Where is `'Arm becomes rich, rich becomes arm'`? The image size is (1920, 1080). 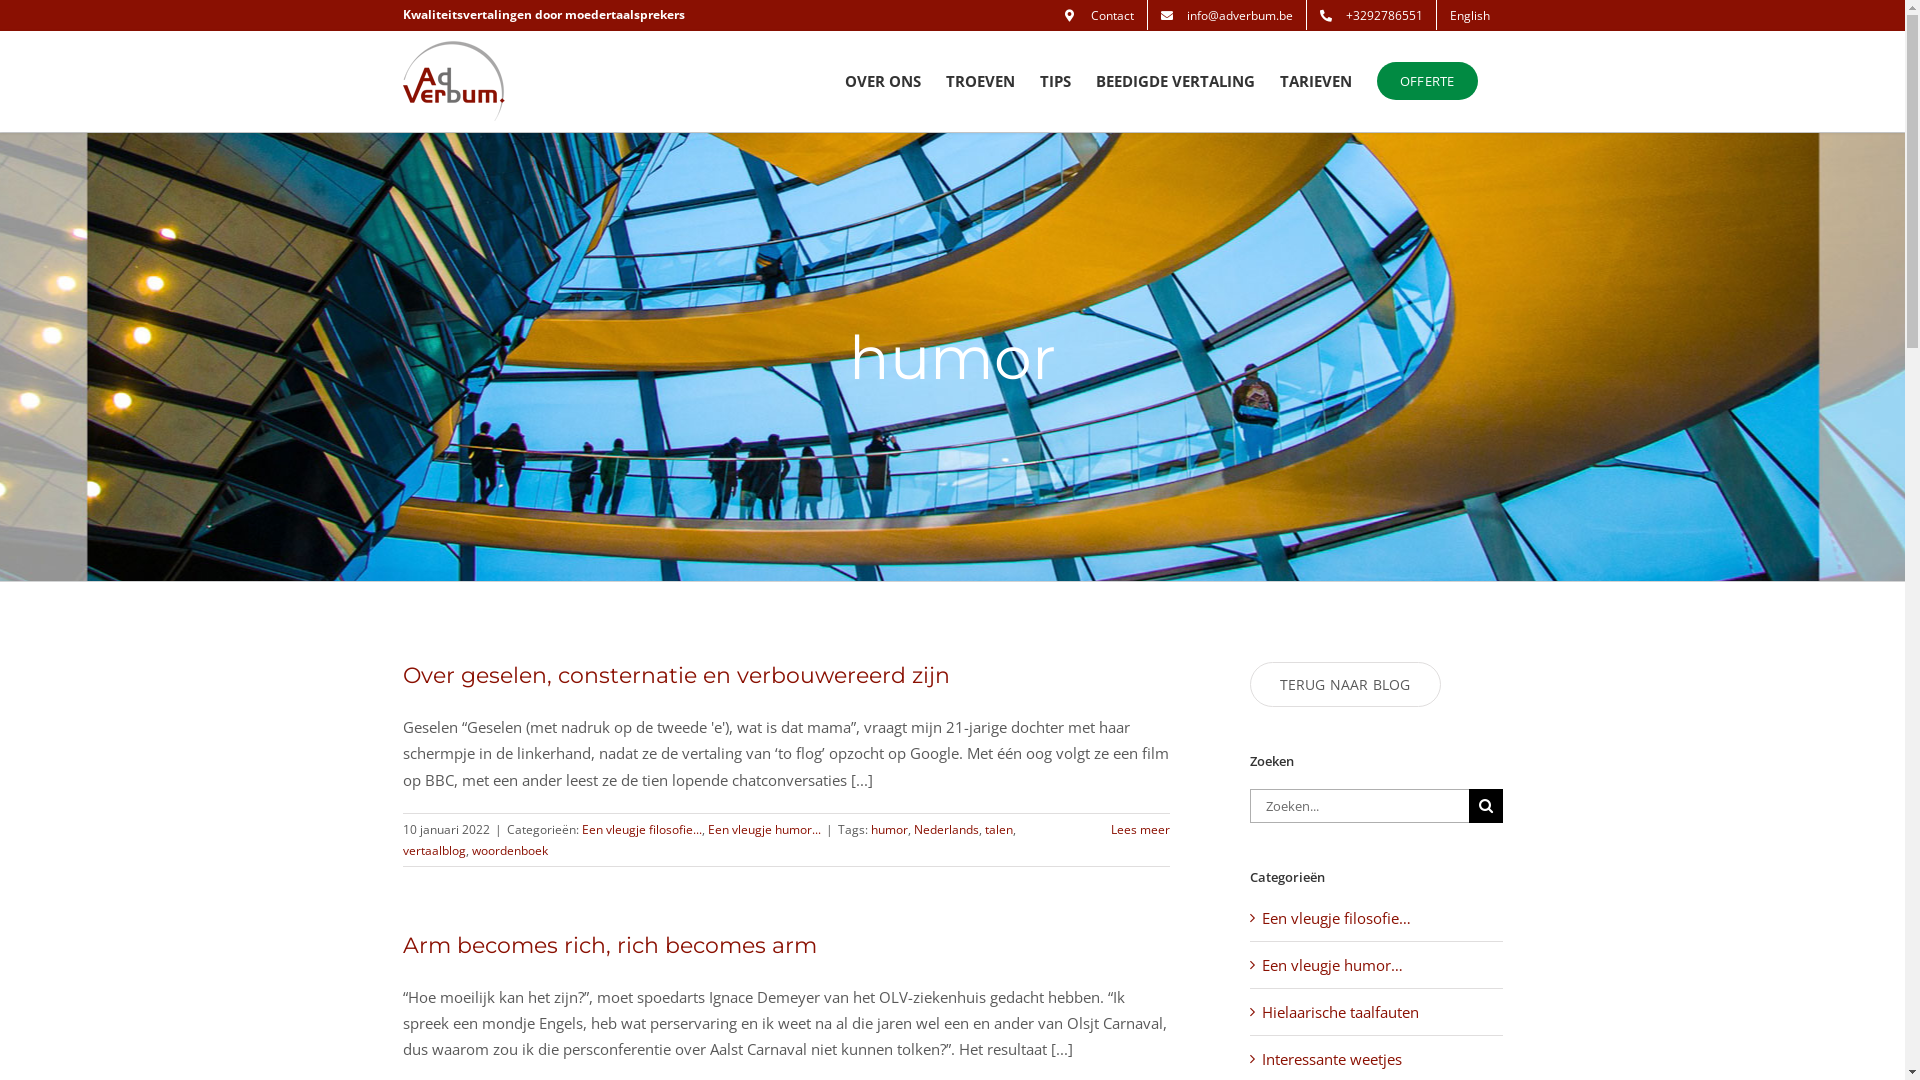
'Arm becomes rich, rich becomes arm' is located at coordinates (608, 945).